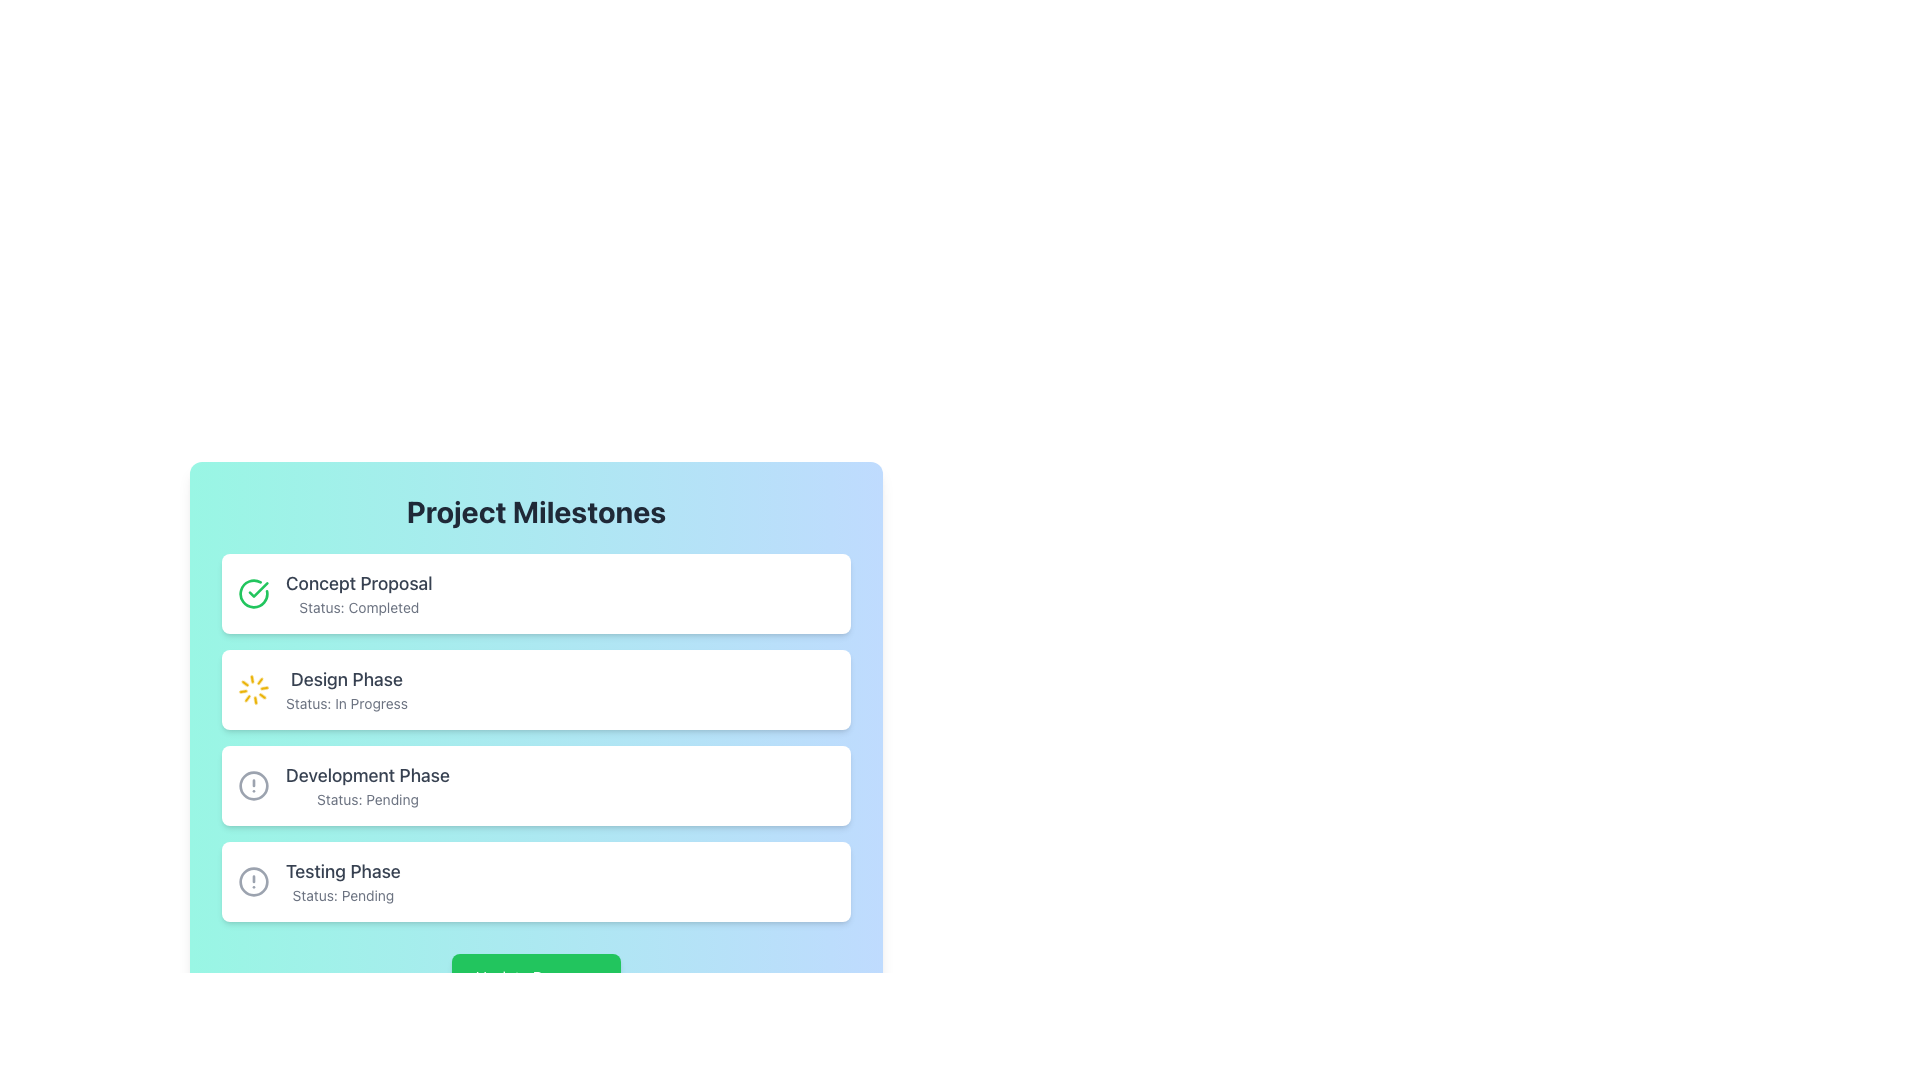 The image size is (1920, 1080). Describe the element at coordinates (368, 774) in the screenshot. I see `text label displaying 'Development Phase' in bold gray font located in the 'Project Milestones' section, above the 'Status: Pending' text and to the right of a circular icon with an exclamation mark` at that location.